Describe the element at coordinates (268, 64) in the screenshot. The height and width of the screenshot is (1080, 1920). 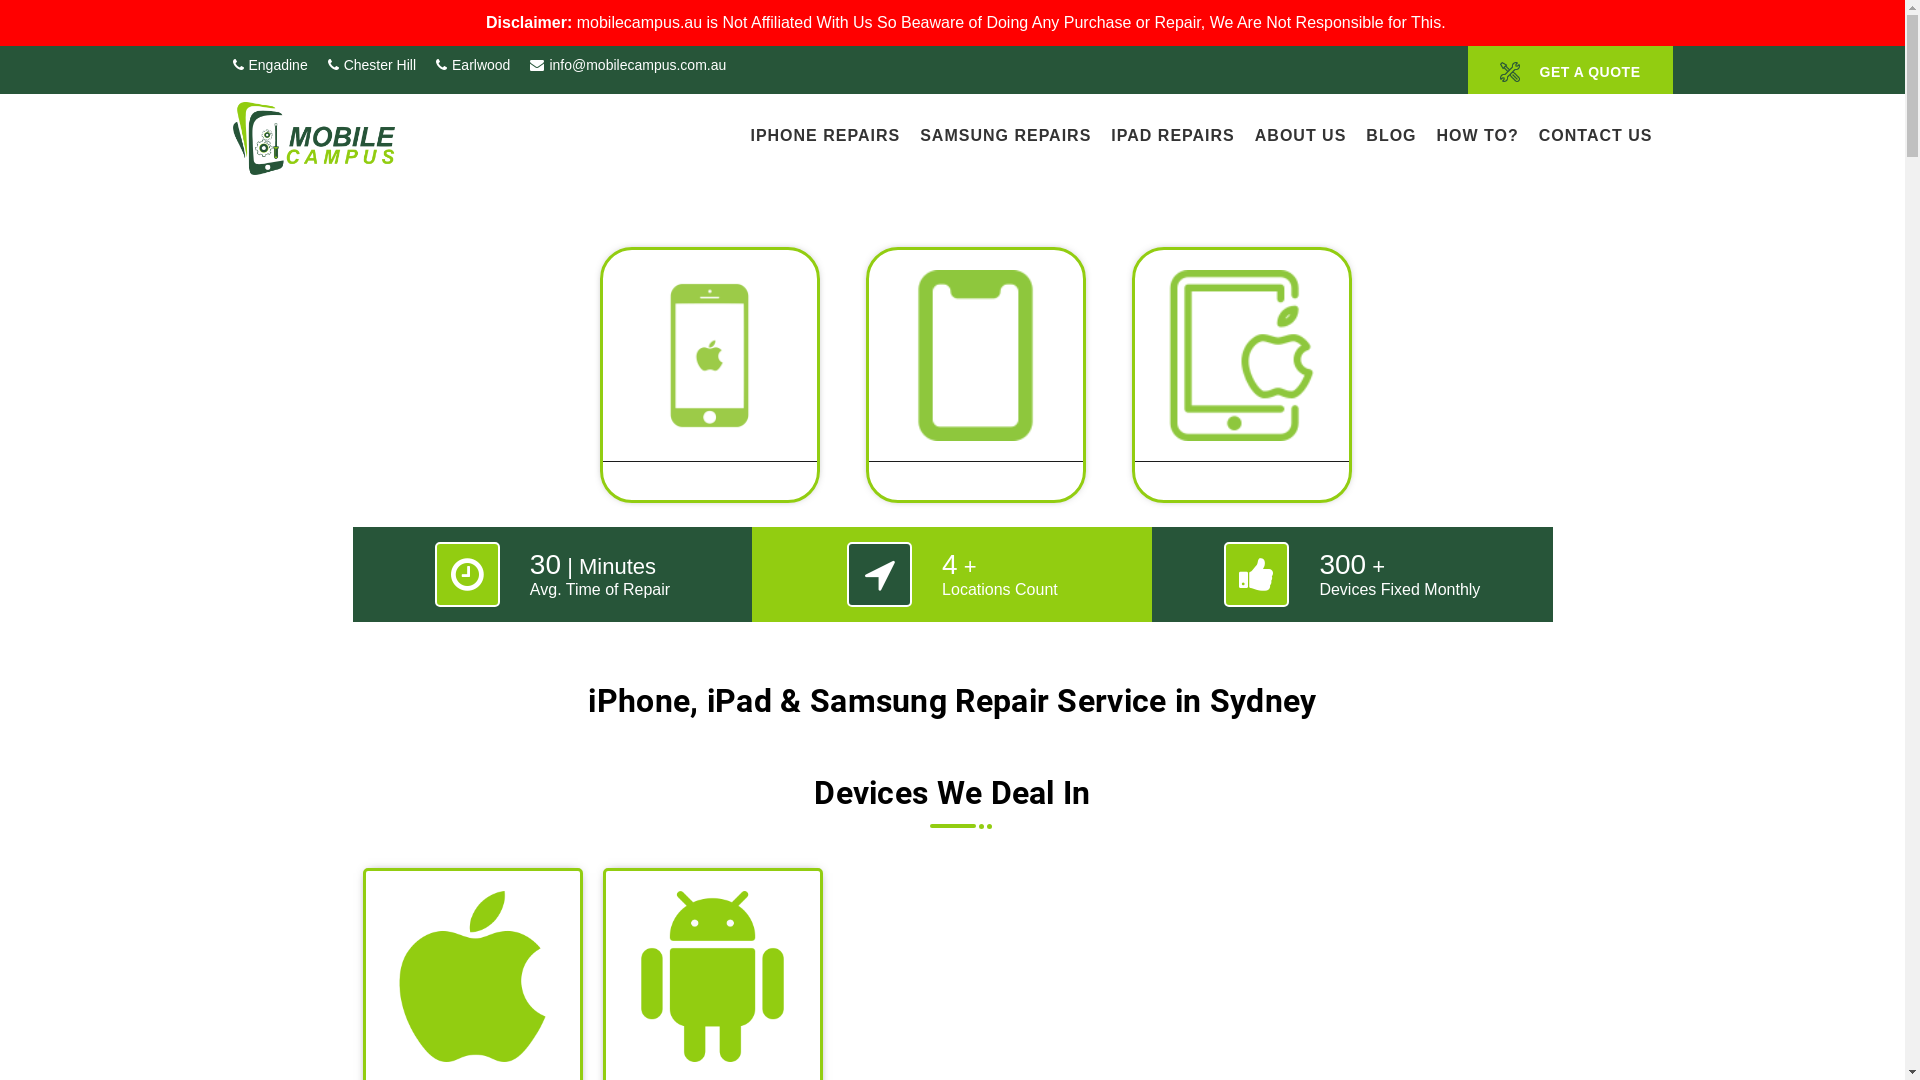
I see `'Engadine'` at that location.